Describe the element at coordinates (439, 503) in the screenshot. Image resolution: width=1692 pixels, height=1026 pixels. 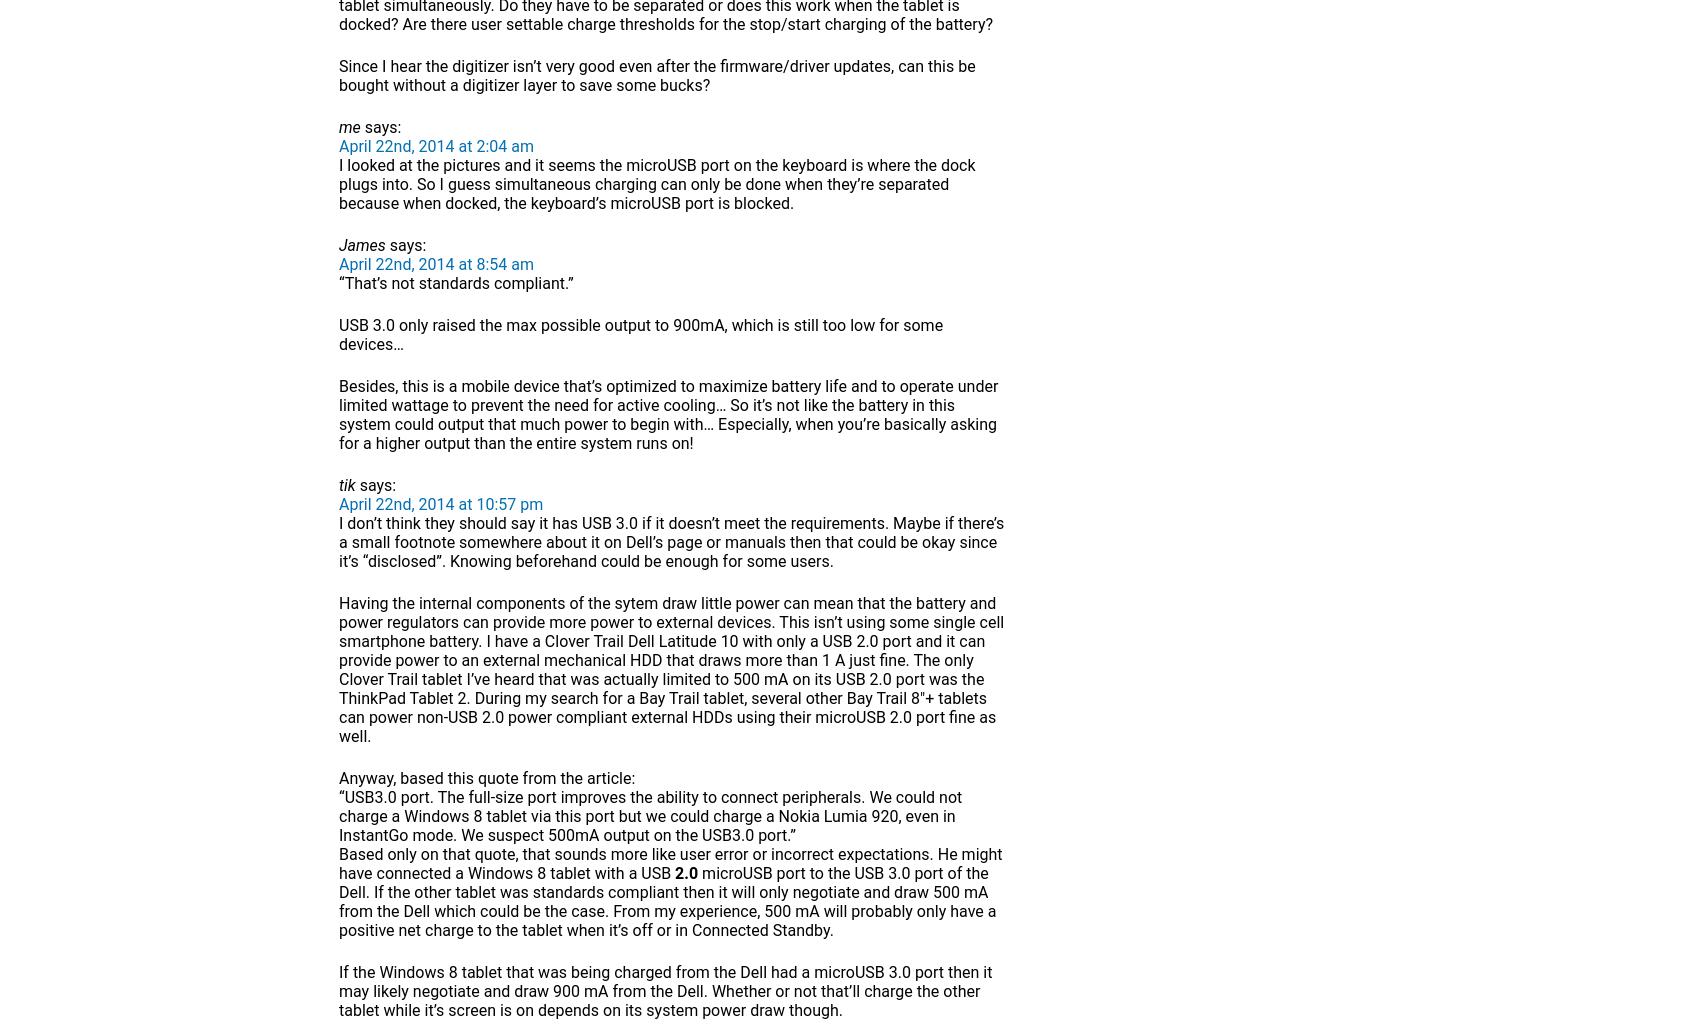
I see `'April 22nd, 2014 at 10:57 pm'` at that location.